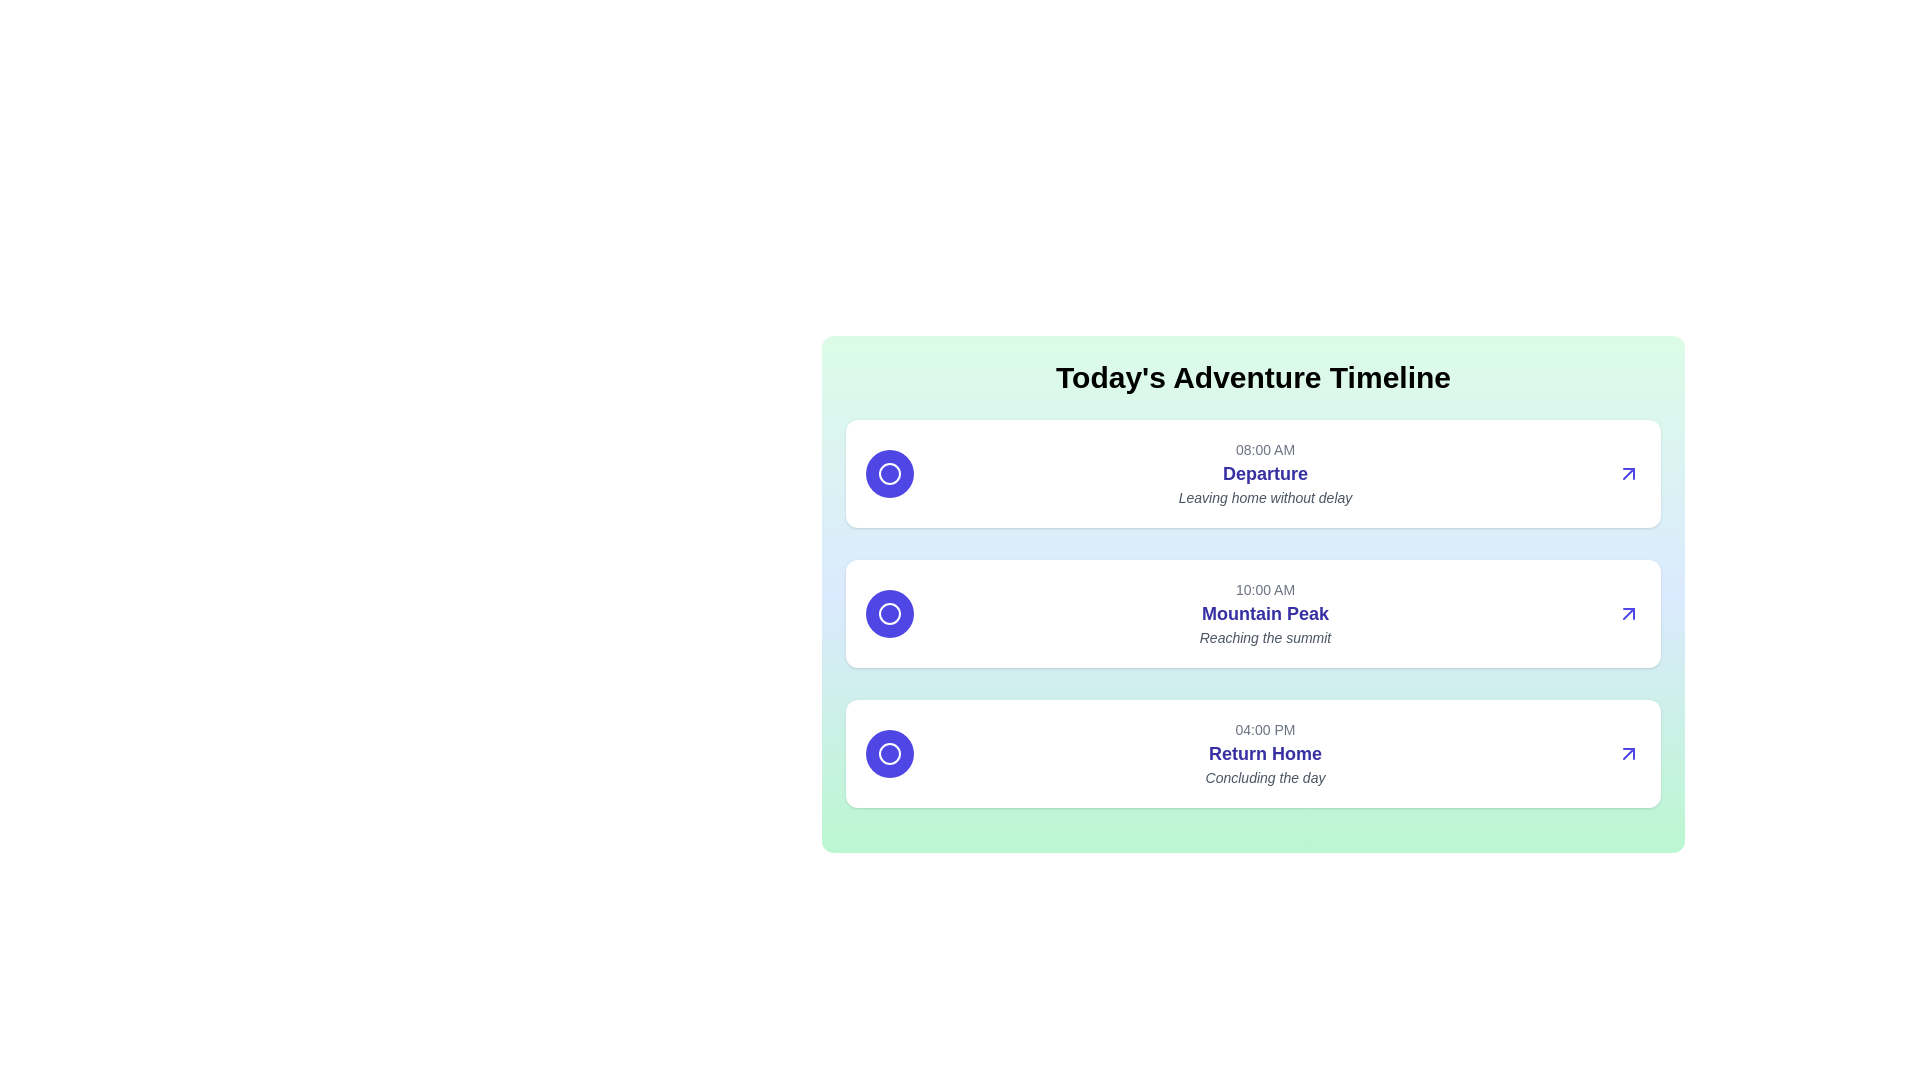 The height and width of the screenshot is (1080, 1920). Describe the element at coordinates (1264, 753) in the screenshot. I see `the Timeline Entry titled 'Return Home' located within the right portion of the third item in a vertical list of timeline events, styled with a gray time label, an indigo title, and a gray italic subtitle` at that location.